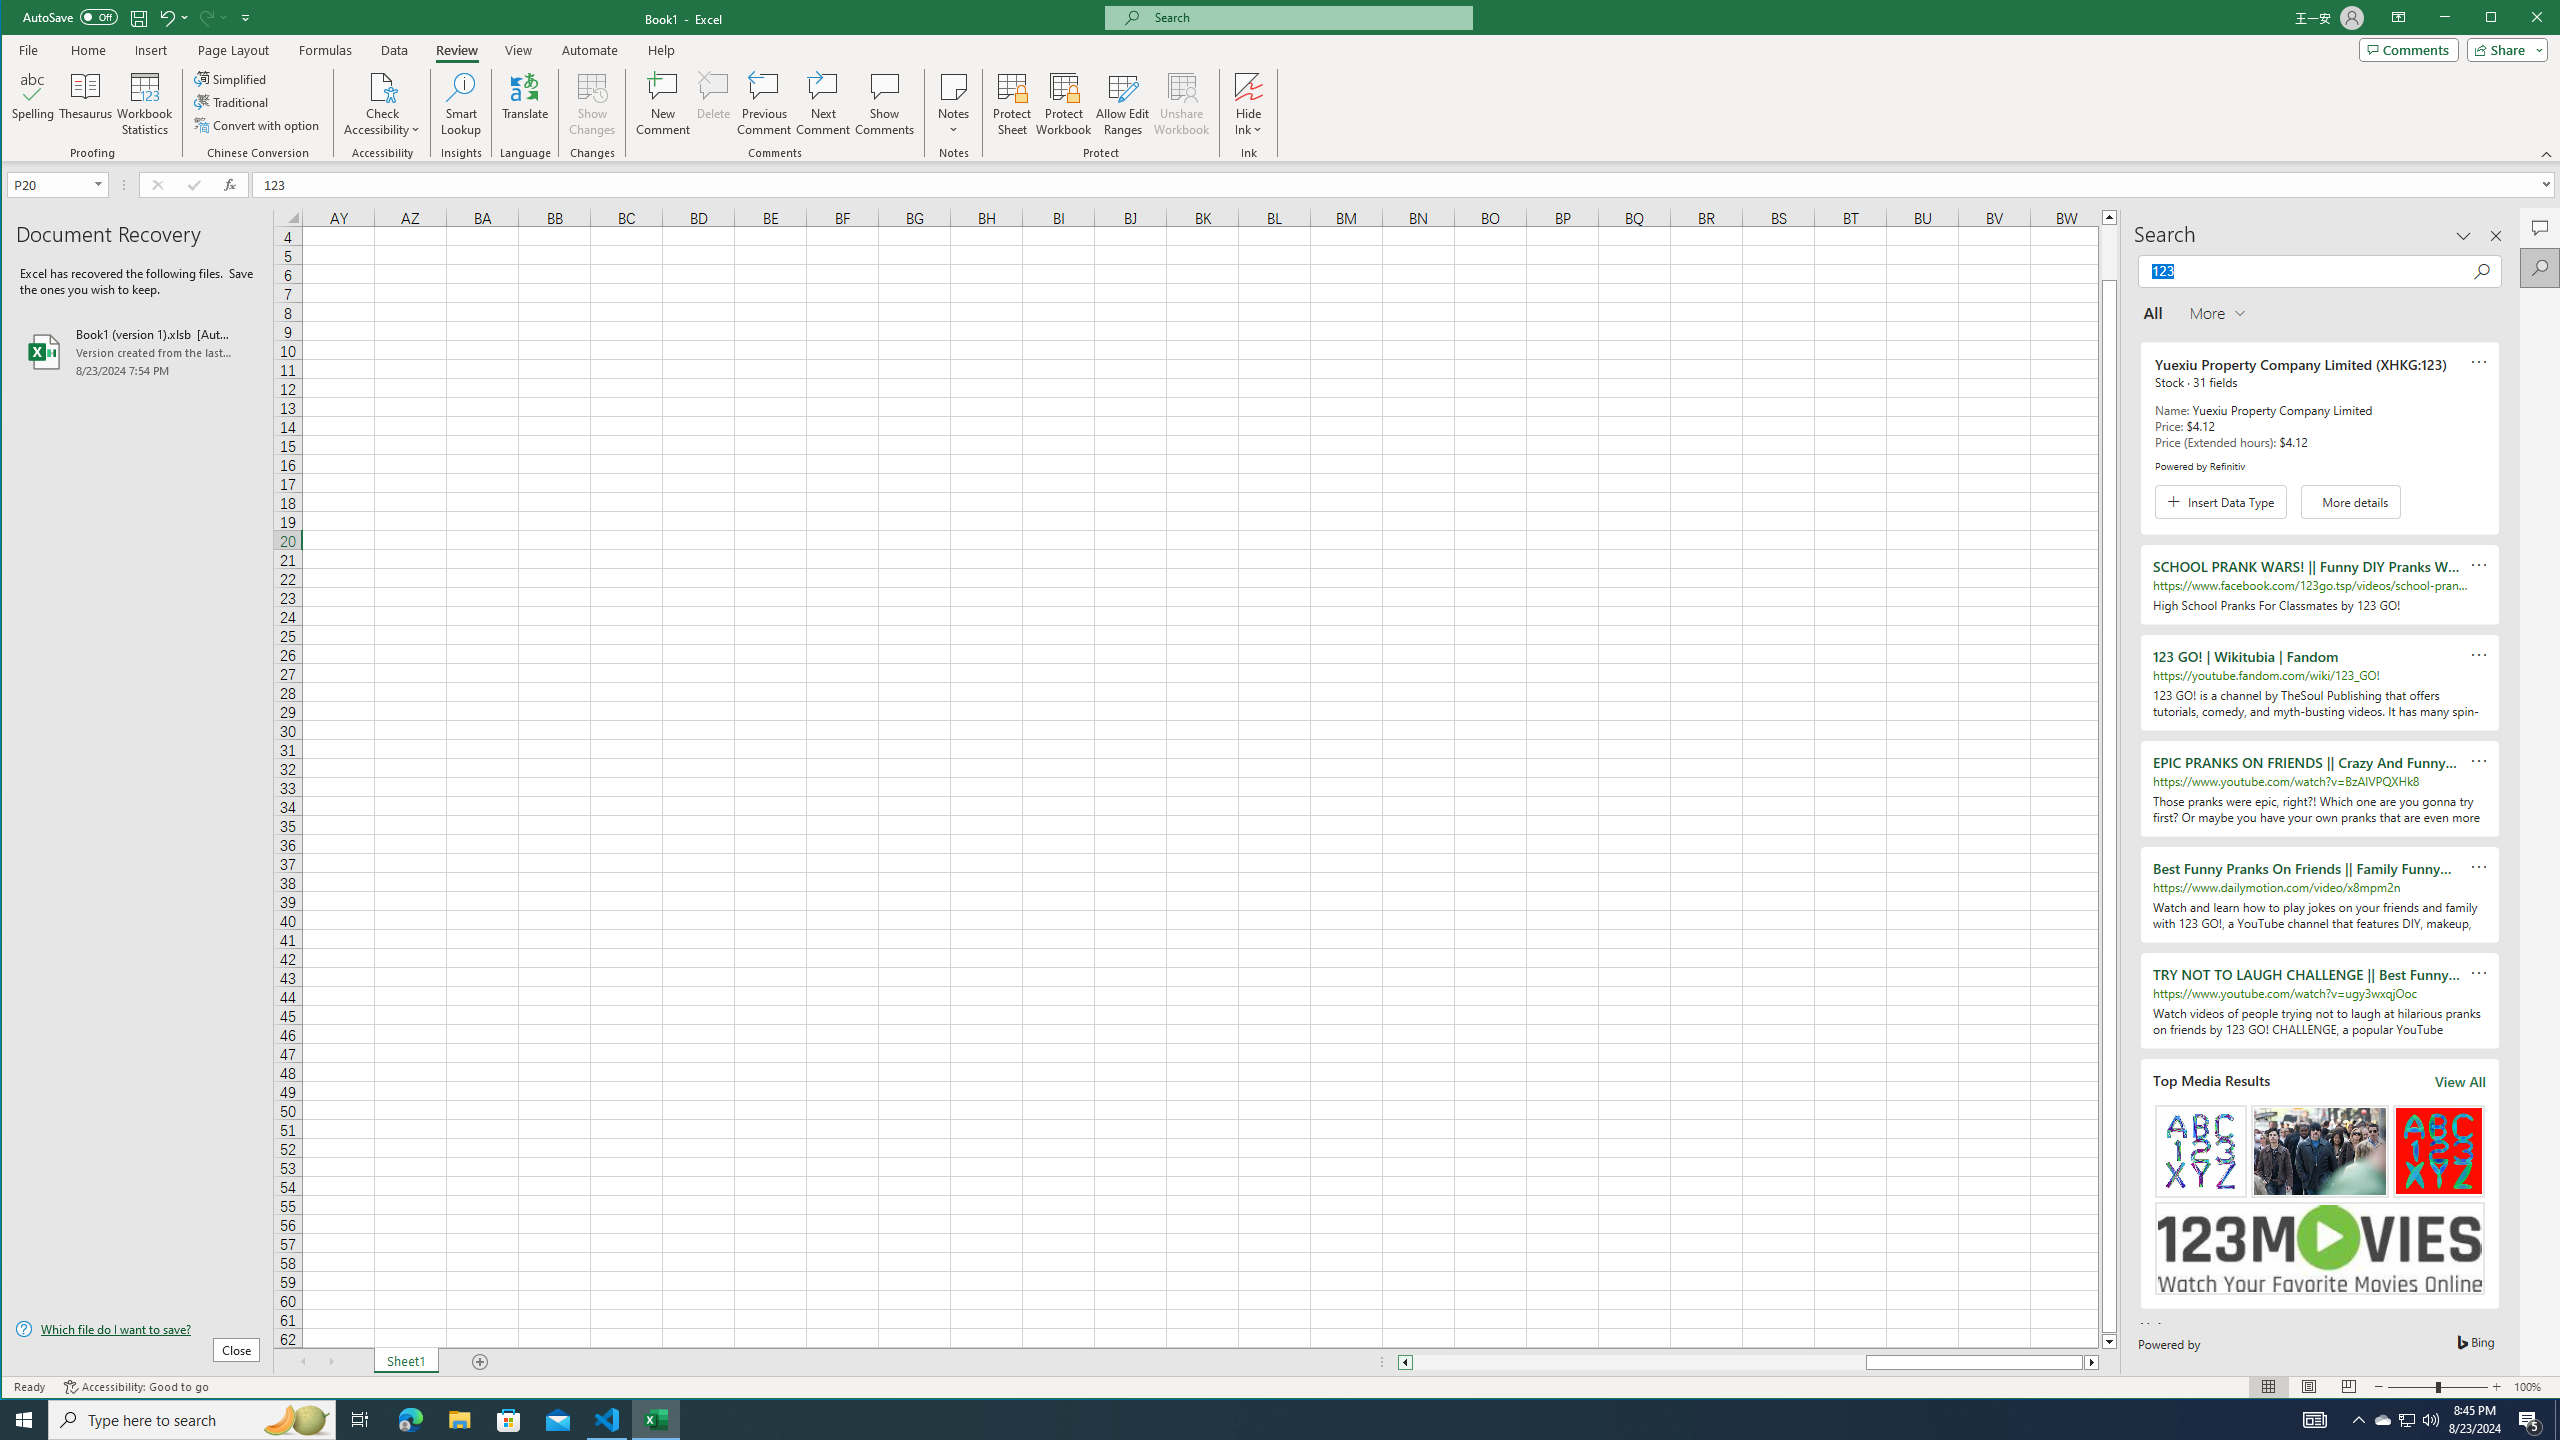 This screenshot has height=1440, width=2560. What do you see at coordinates (20, 19) in the screenshot?
I see `'System'` at bounding box center [20, 19].